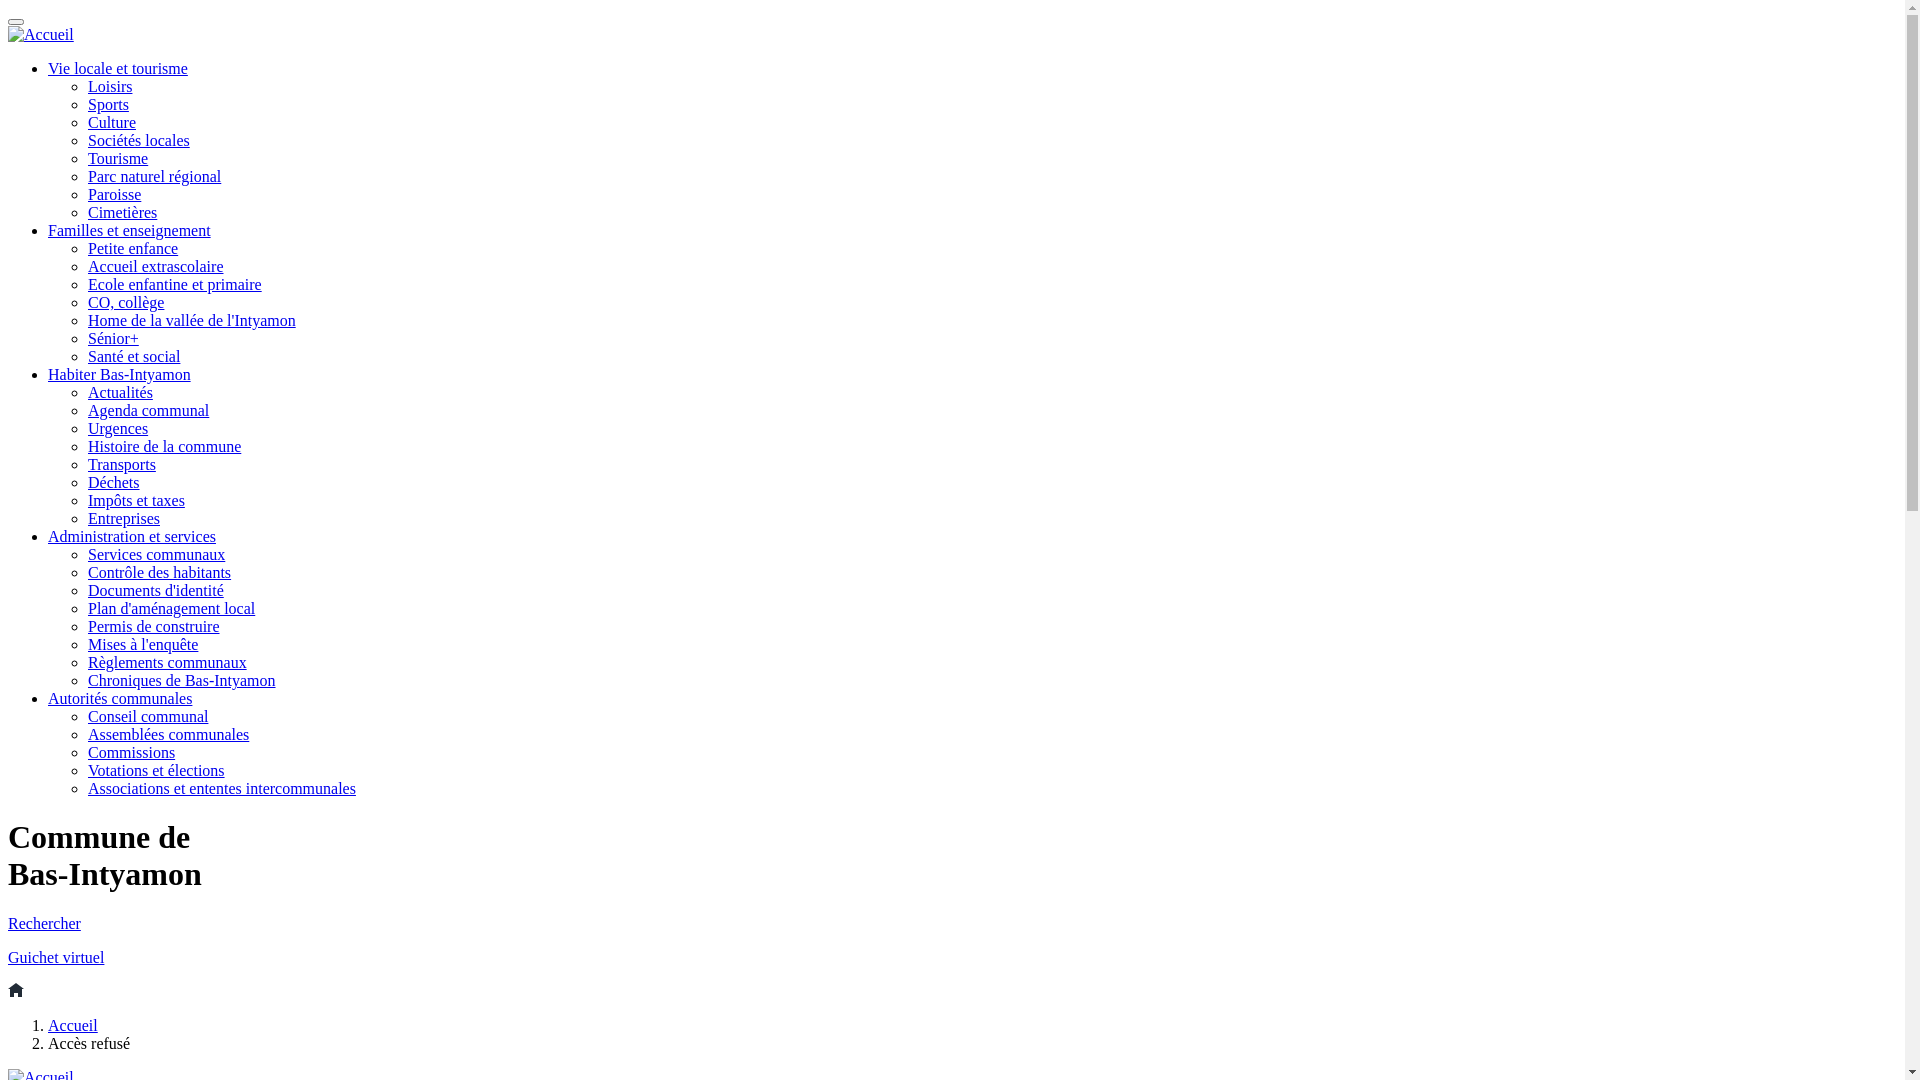 Image resolution: width=1920 pixels, height=1080 pixels. Describe the element at coordinates (110, 122) in the screenshot. I see `'Culture'` at that location.